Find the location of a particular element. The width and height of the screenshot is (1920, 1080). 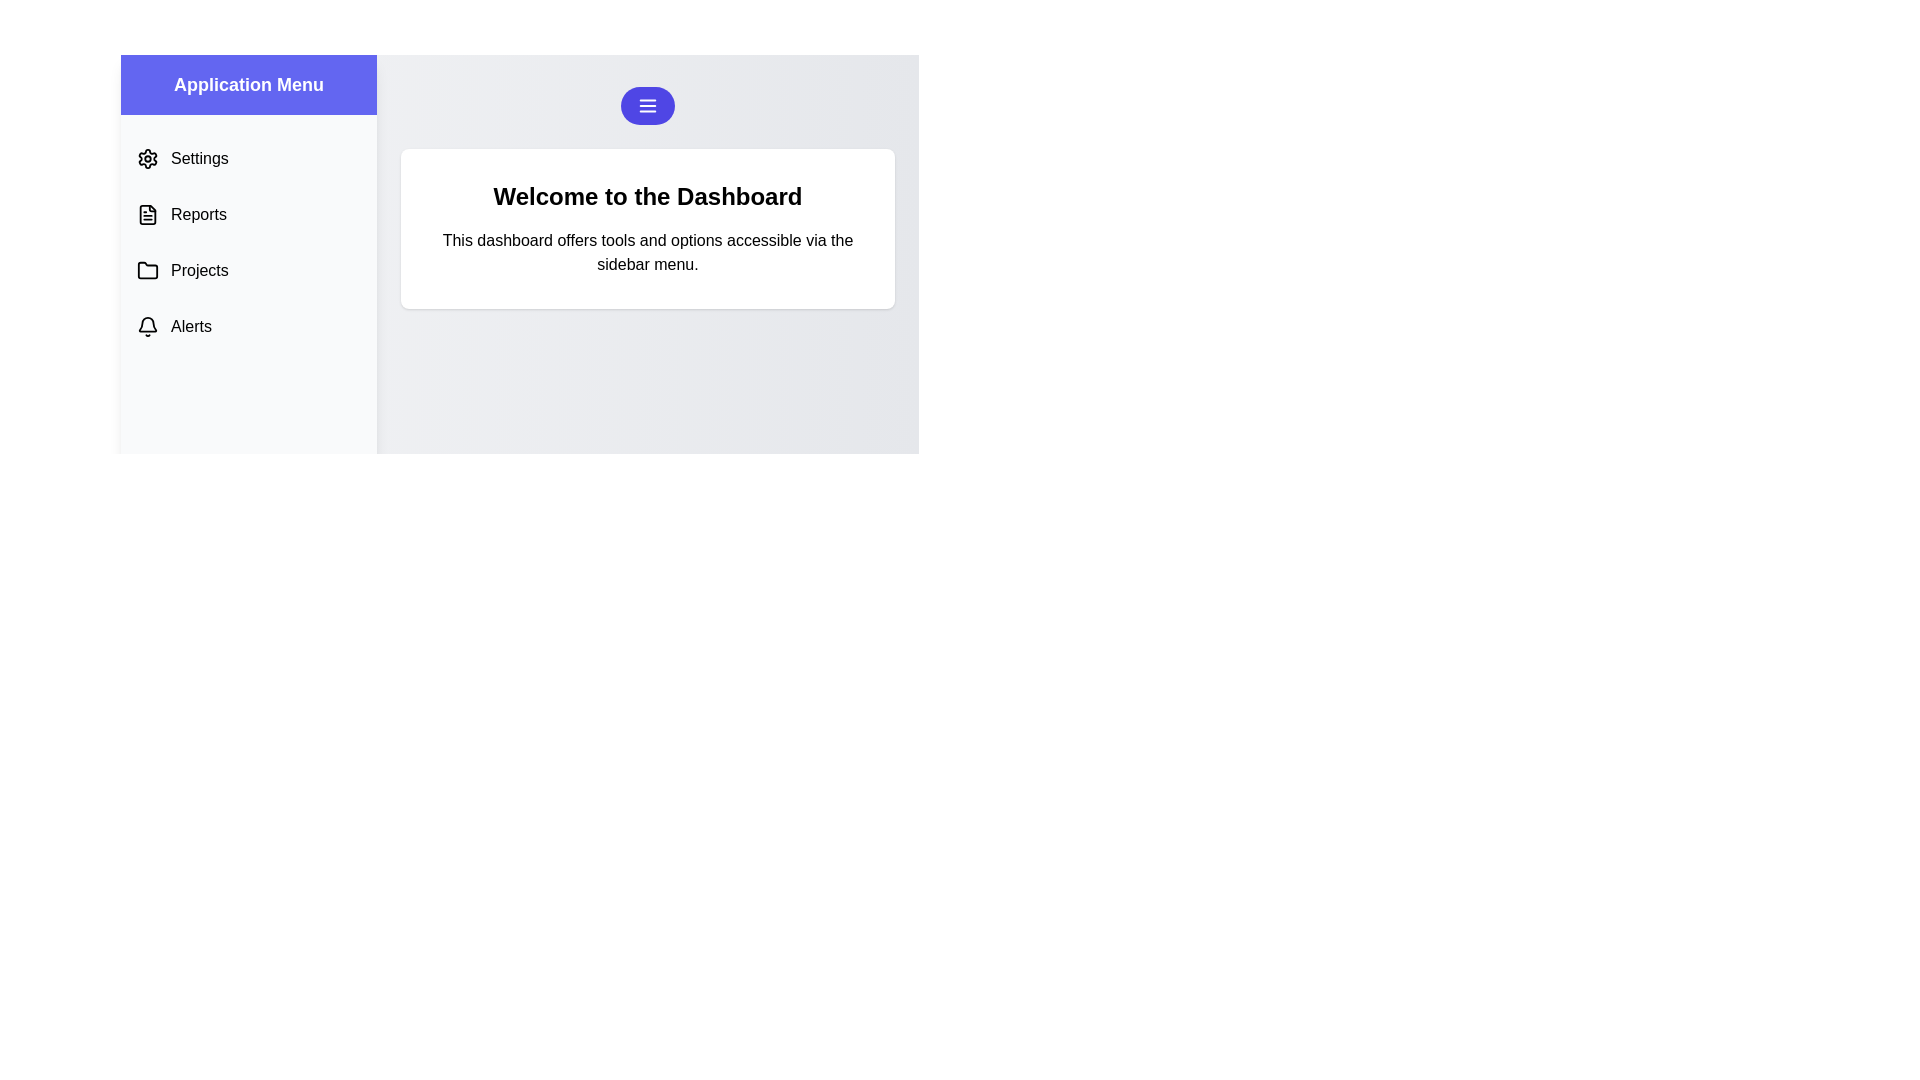

the menu option labeled 'Settings' to see its hover effect is located at coordinates (248, 157).